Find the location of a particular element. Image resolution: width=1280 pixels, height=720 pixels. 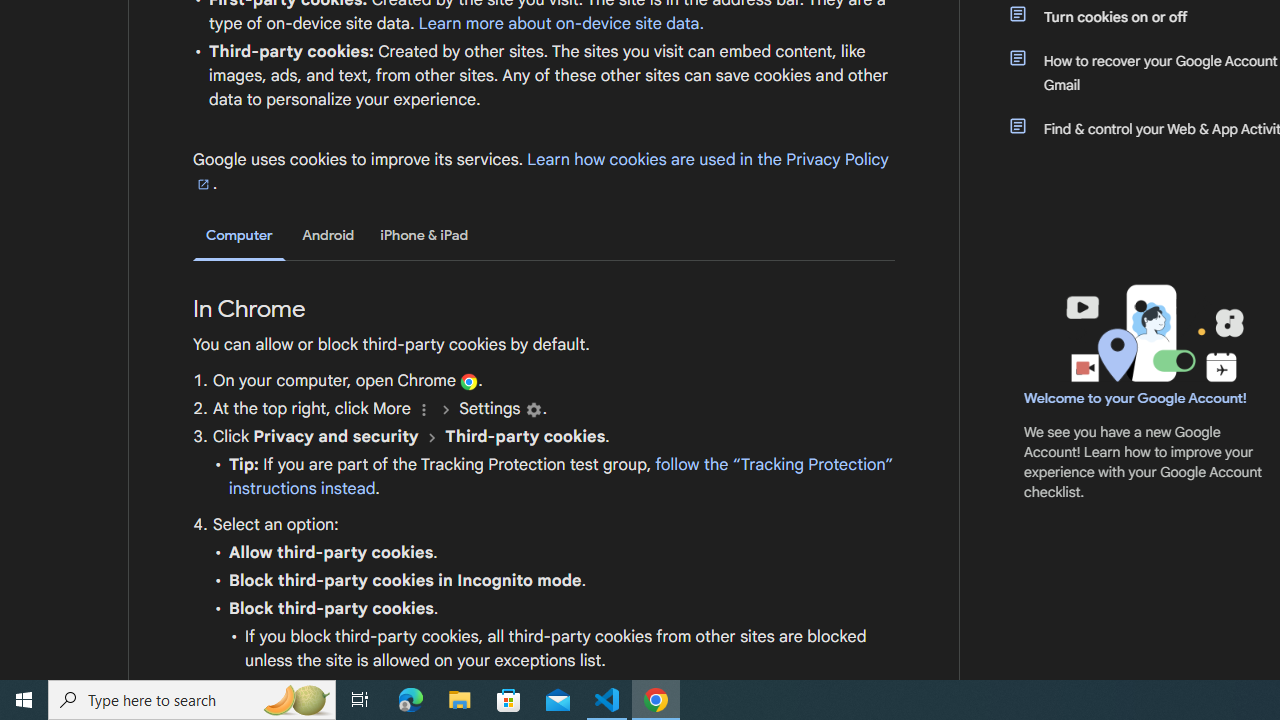

'Learning Center home page image' is located at coordinates (1152, 332).